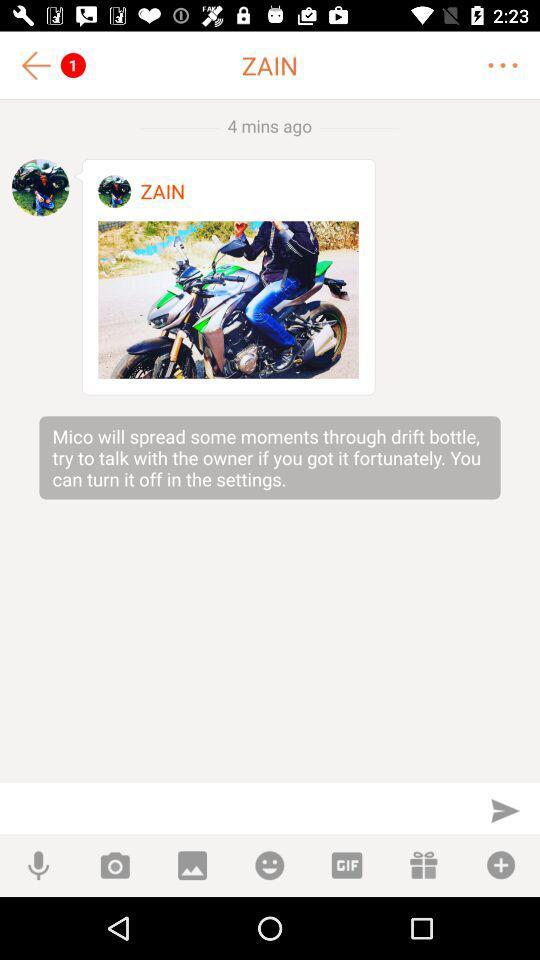 The image size is (540, 960). I want to click on text area, so click(234, 808).